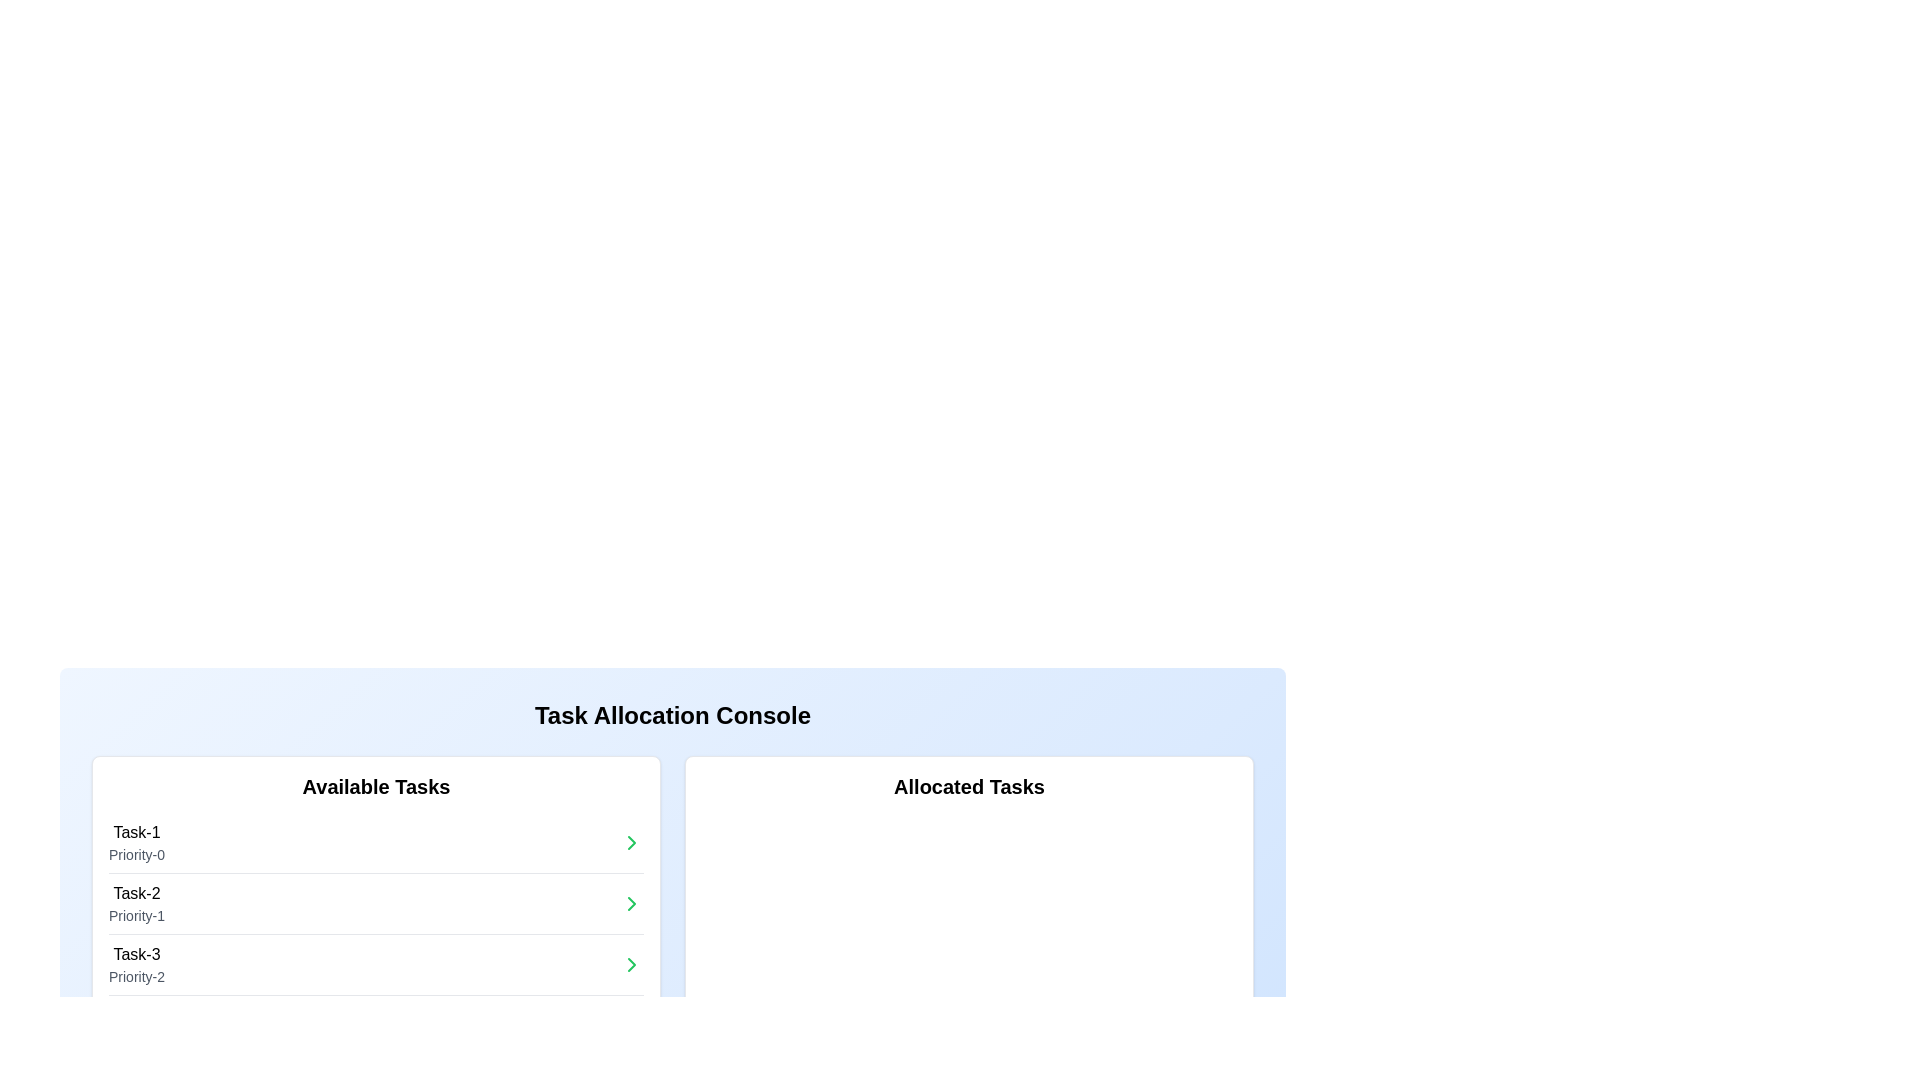  Describe the element at coordinates (631, 963) in the screenshot. I see `the right-facing green chevron icon button located in the 'Available Tasks' section, specifically aligned with the row labeled 'Task-3 Priority-2'` at that location.